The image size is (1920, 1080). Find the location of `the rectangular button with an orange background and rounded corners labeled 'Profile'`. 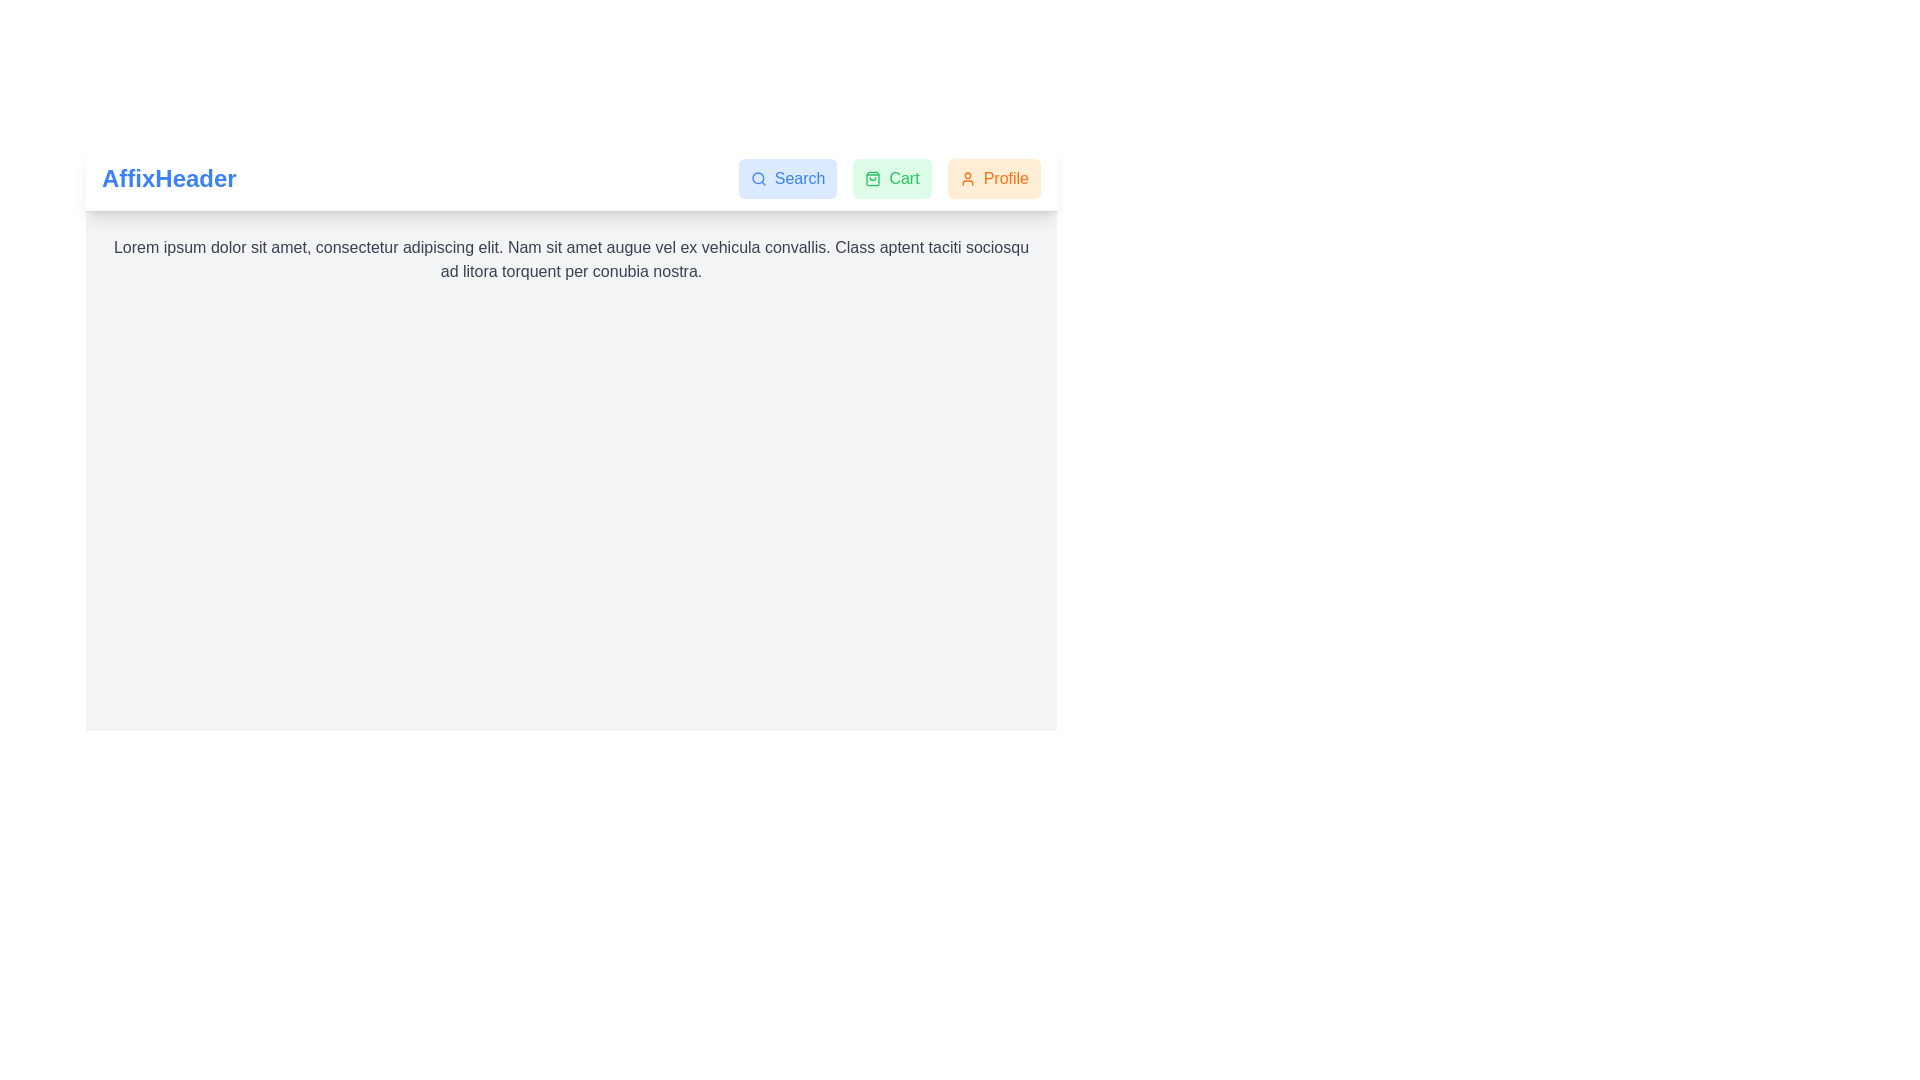

the rectangular button with an orange background and rounded corners labeled 'Profile' is located at coordinates (994, 177).